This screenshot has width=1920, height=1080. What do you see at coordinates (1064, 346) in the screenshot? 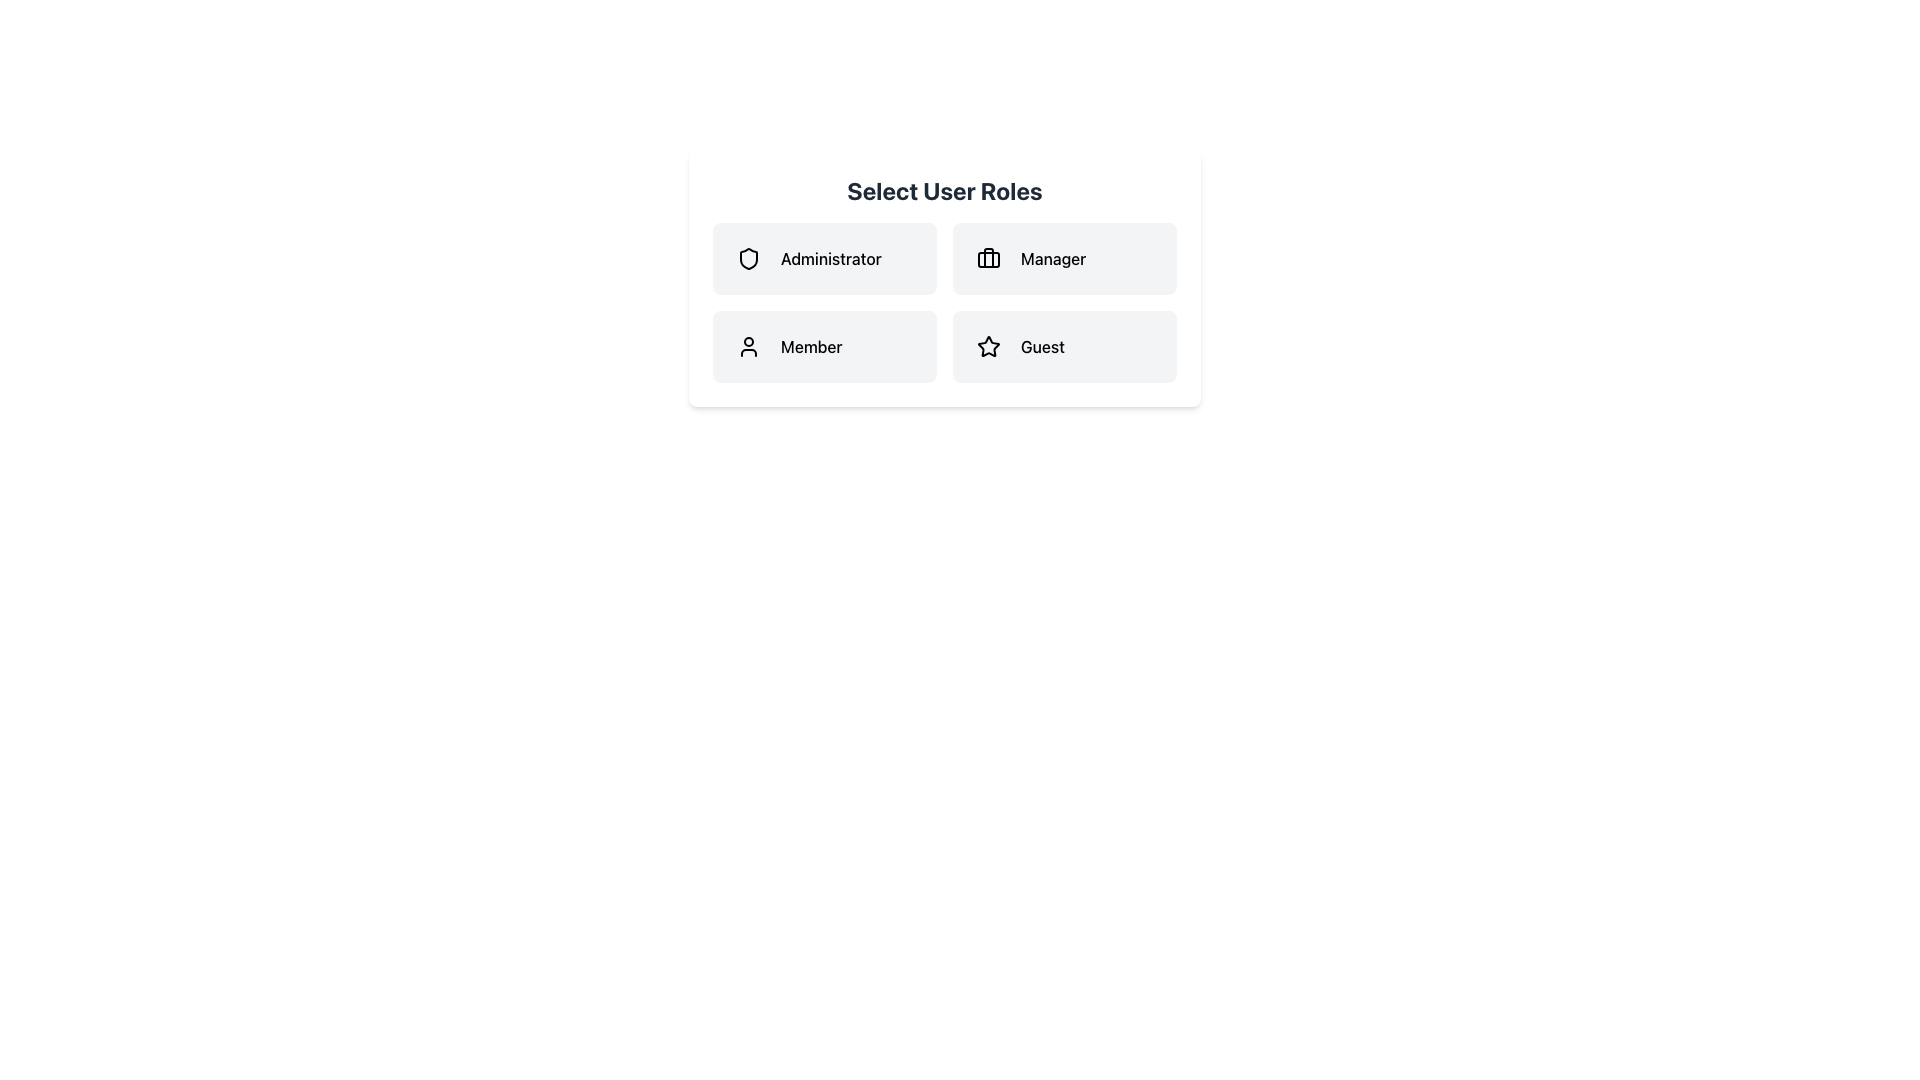
I see `the 'Guest' role selection button located in the bottom-right slot of the user role options grid` at bounding box center [1064, 346].